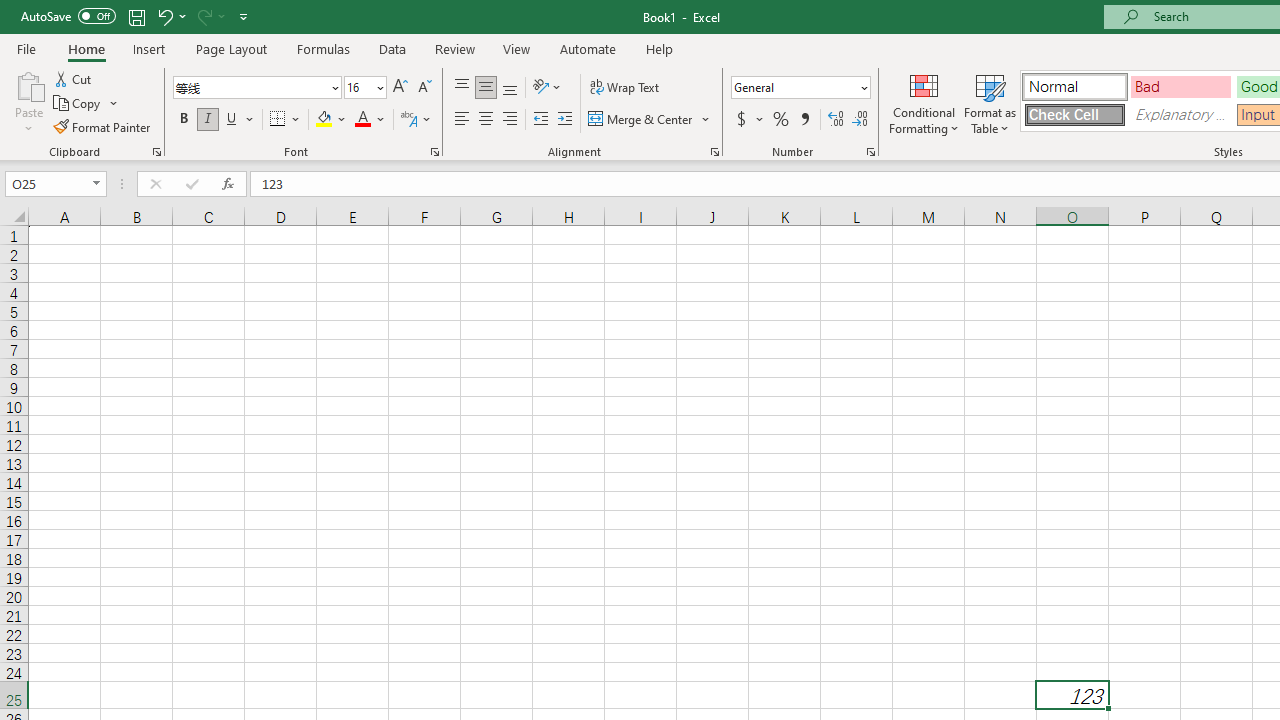 The height and width of the screenshot is (720, 1280). Describe the element at coordinates (485, 86) in the screenshot. I see `'Middle Align'` at that location.